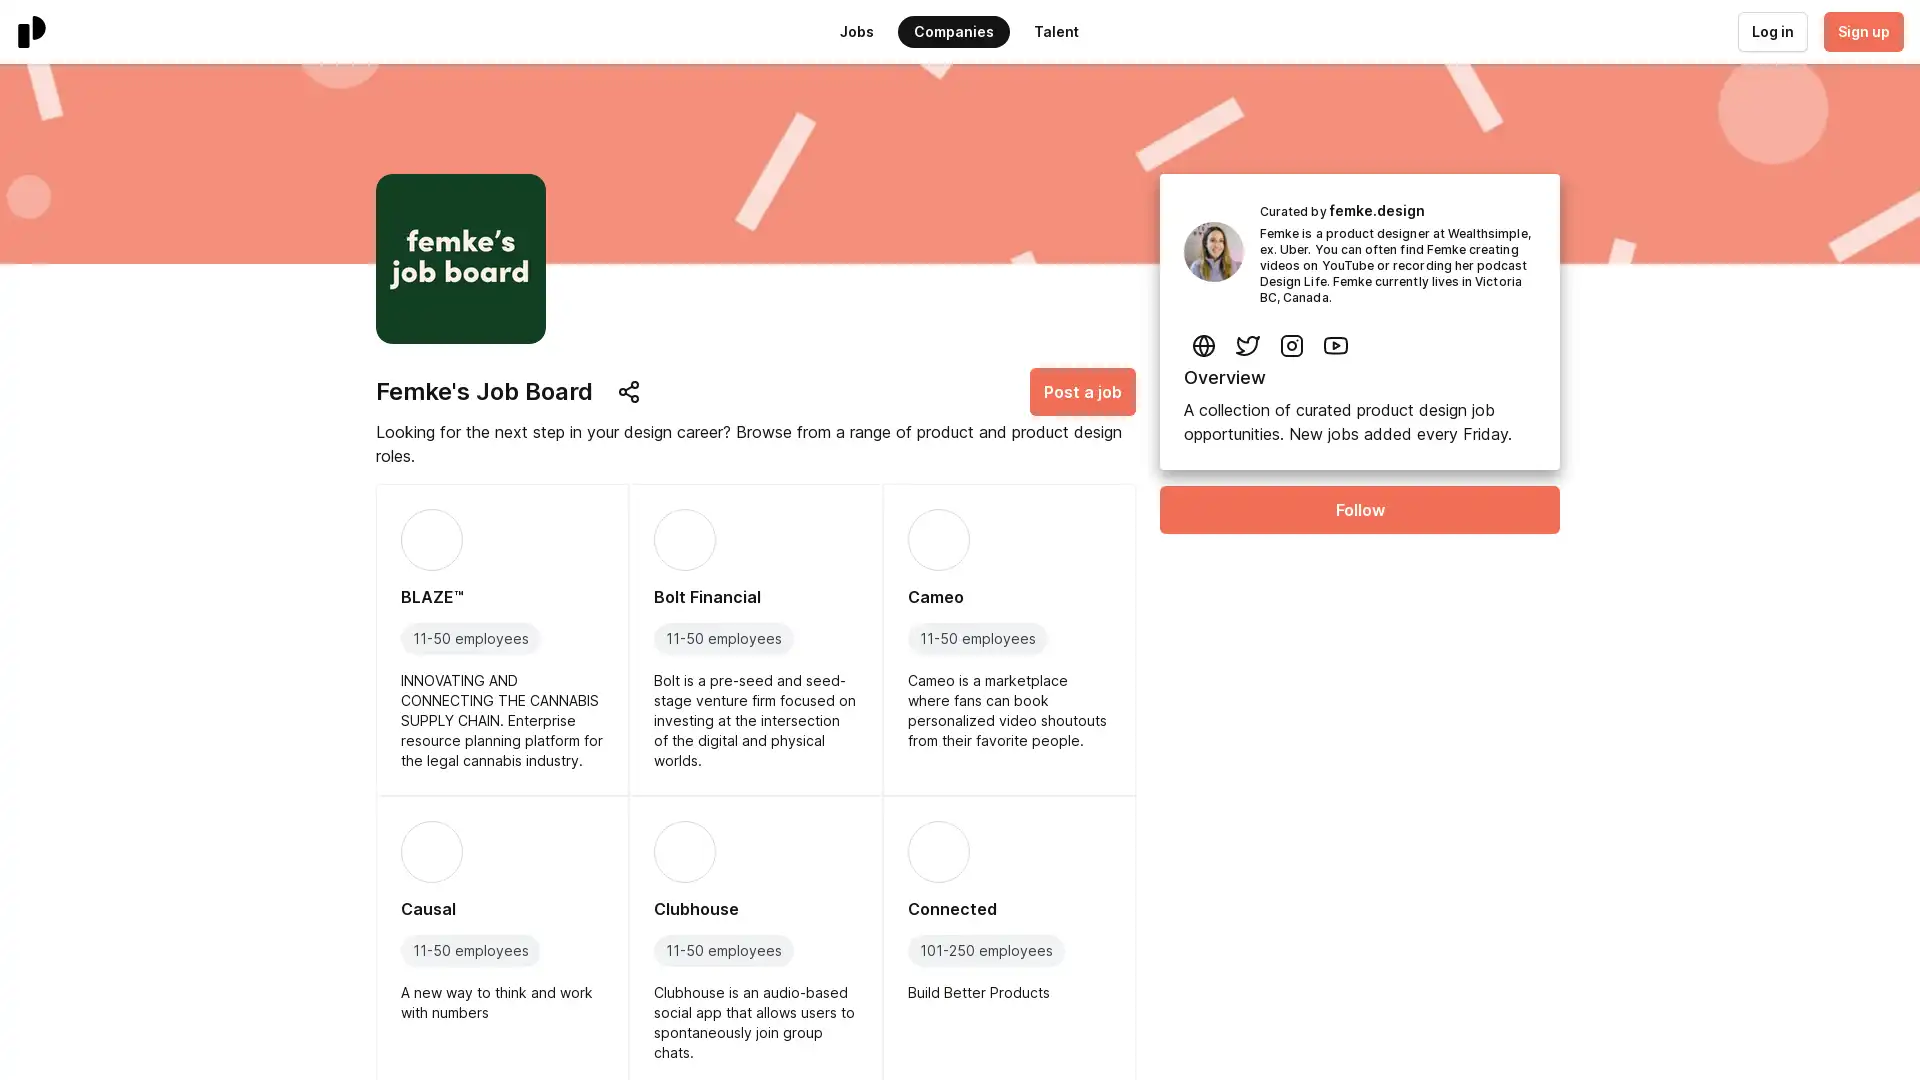 The height and width of the screenshot is (1080, 1920). Describe the element at coordinates (1359, 508) in the screenshot. I see `Follow` at that location.